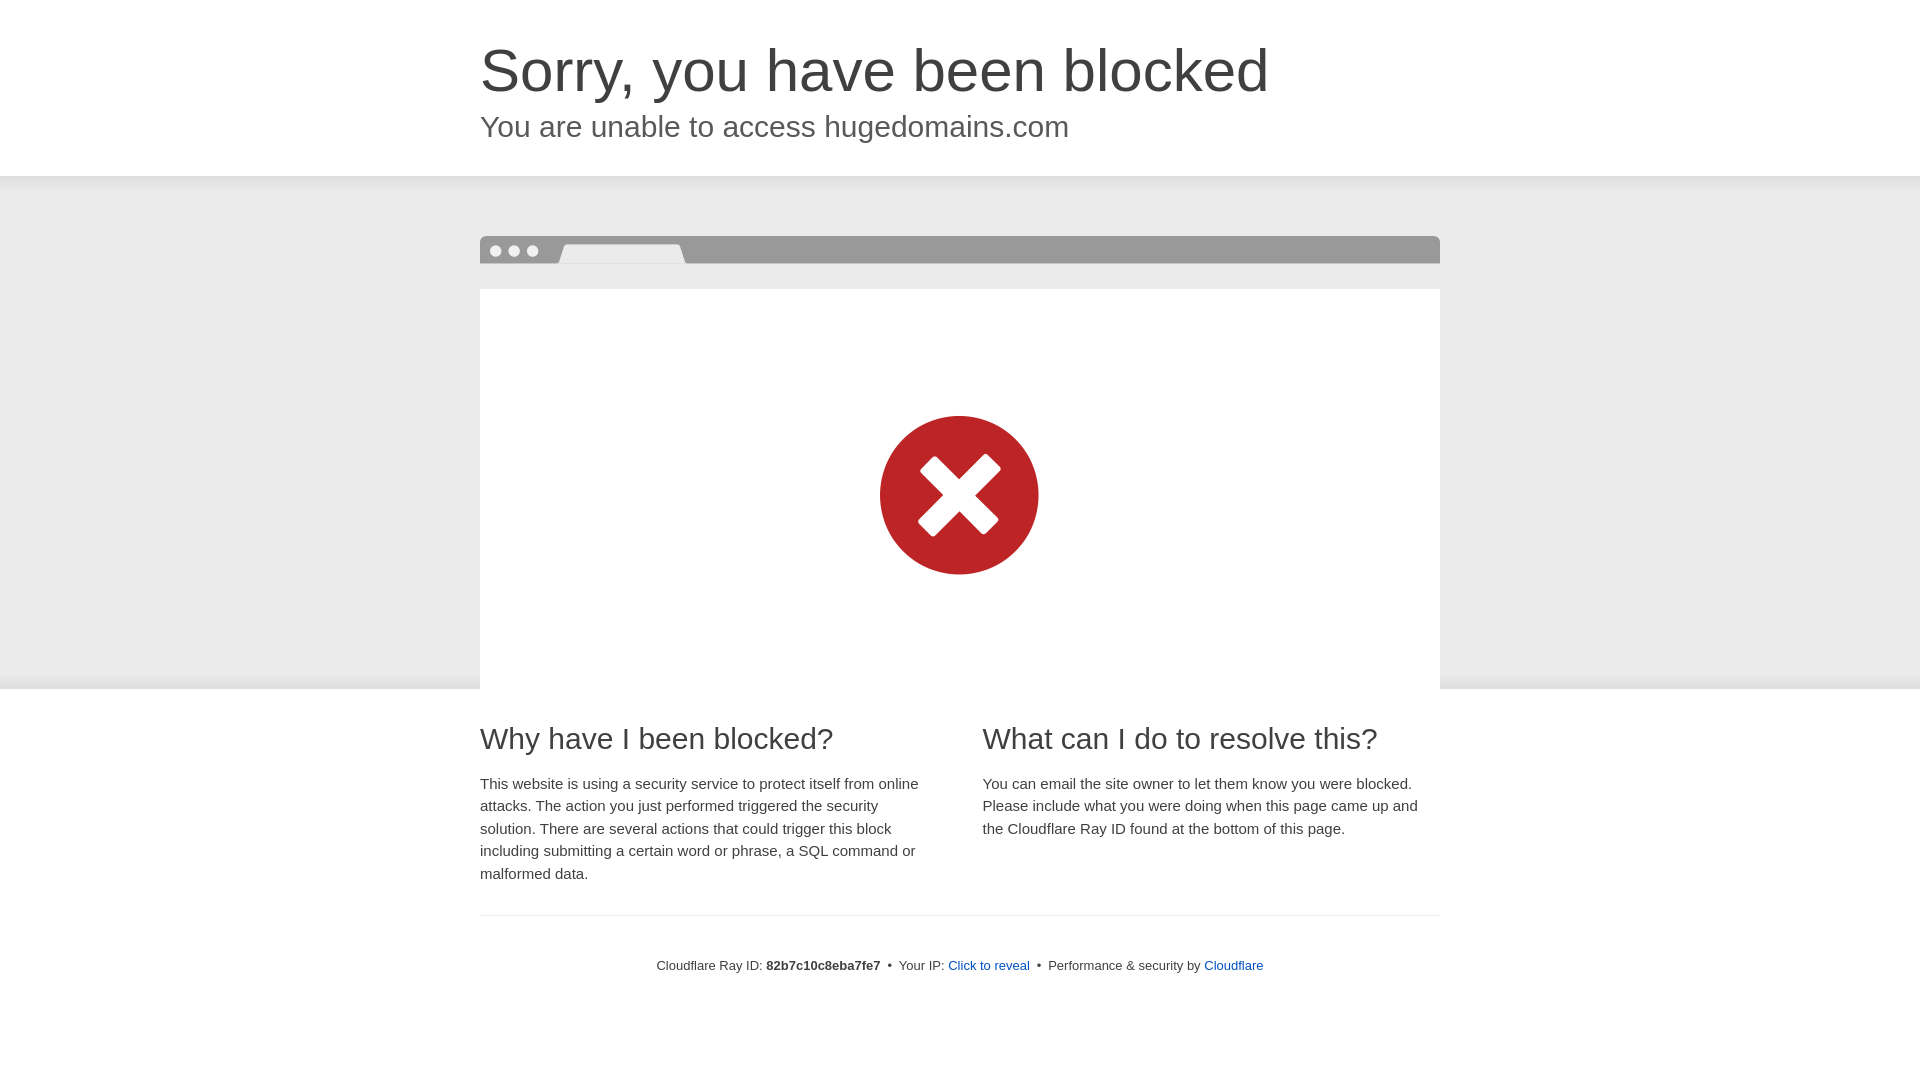  I want to click on 'Click to reveal', so click(947, 964).